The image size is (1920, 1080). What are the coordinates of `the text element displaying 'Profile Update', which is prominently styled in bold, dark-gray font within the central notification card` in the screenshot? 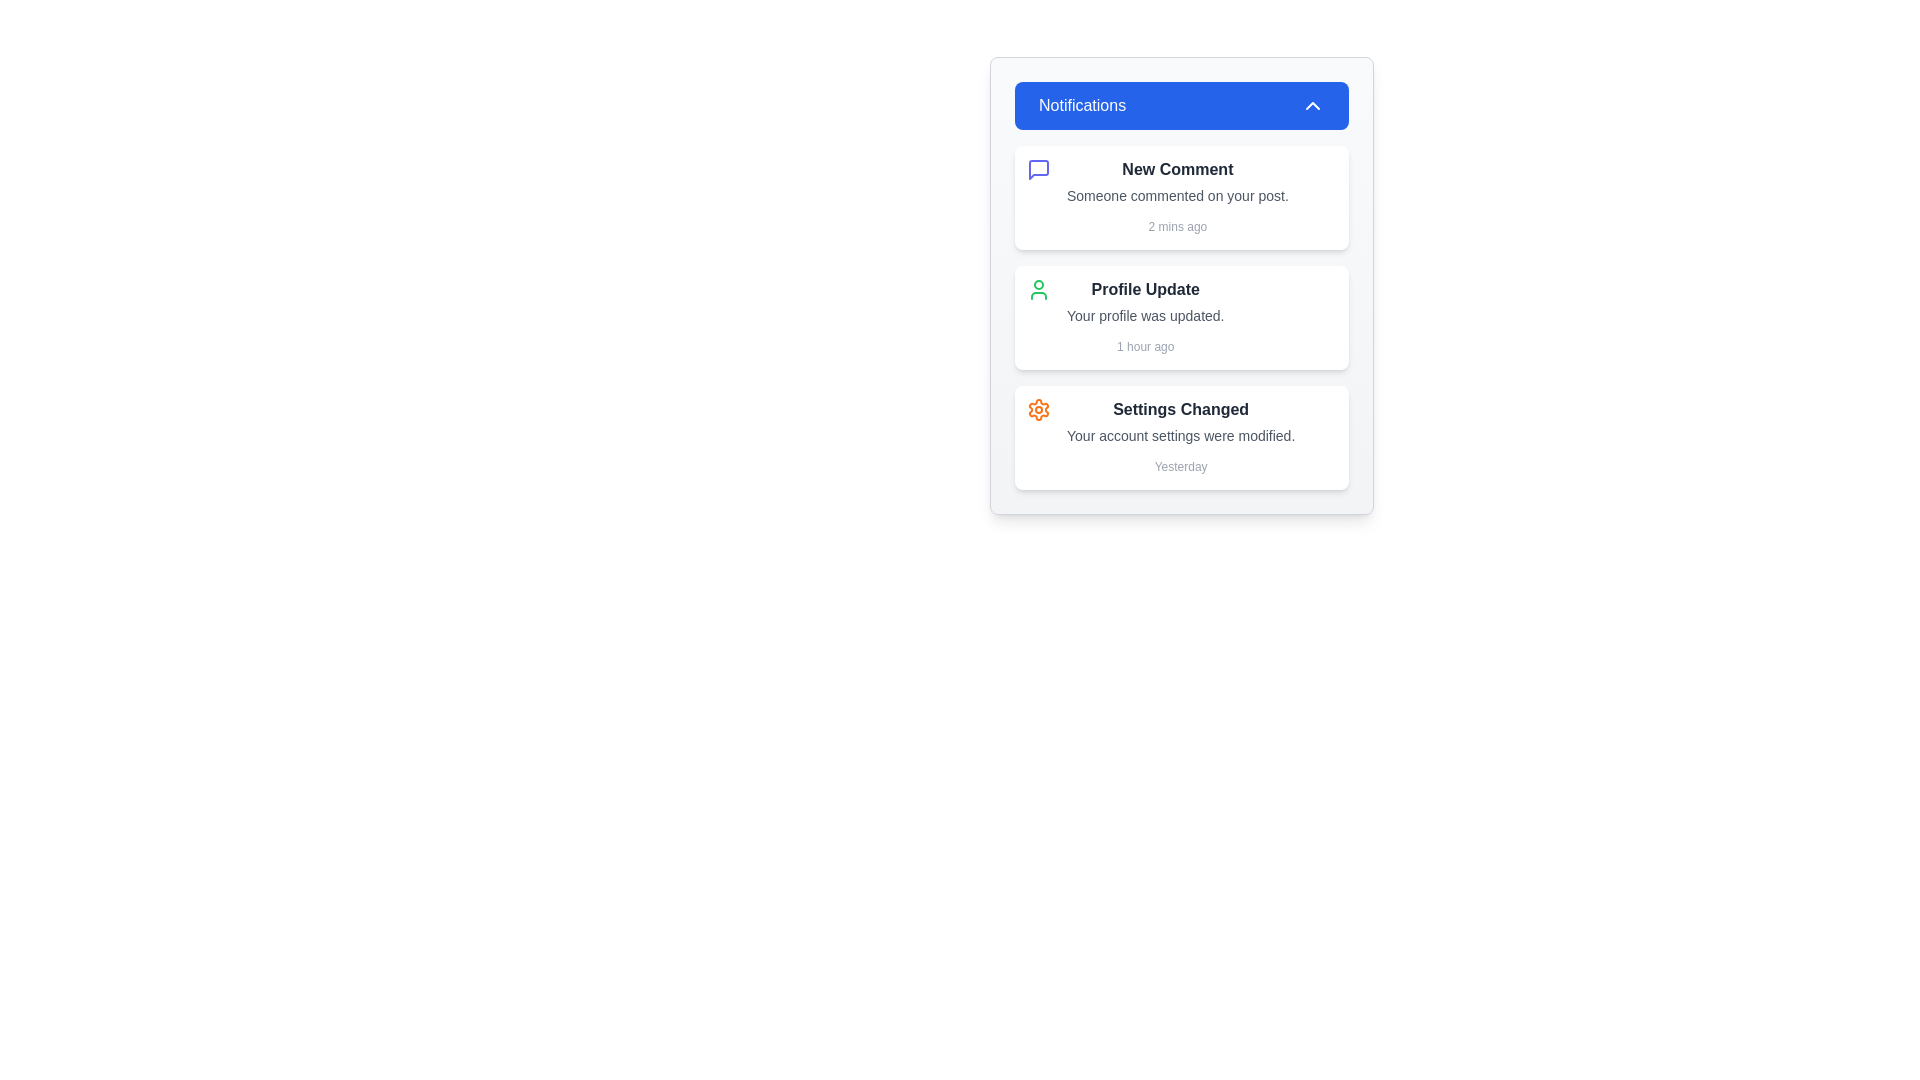 It's located at (1145, 289).